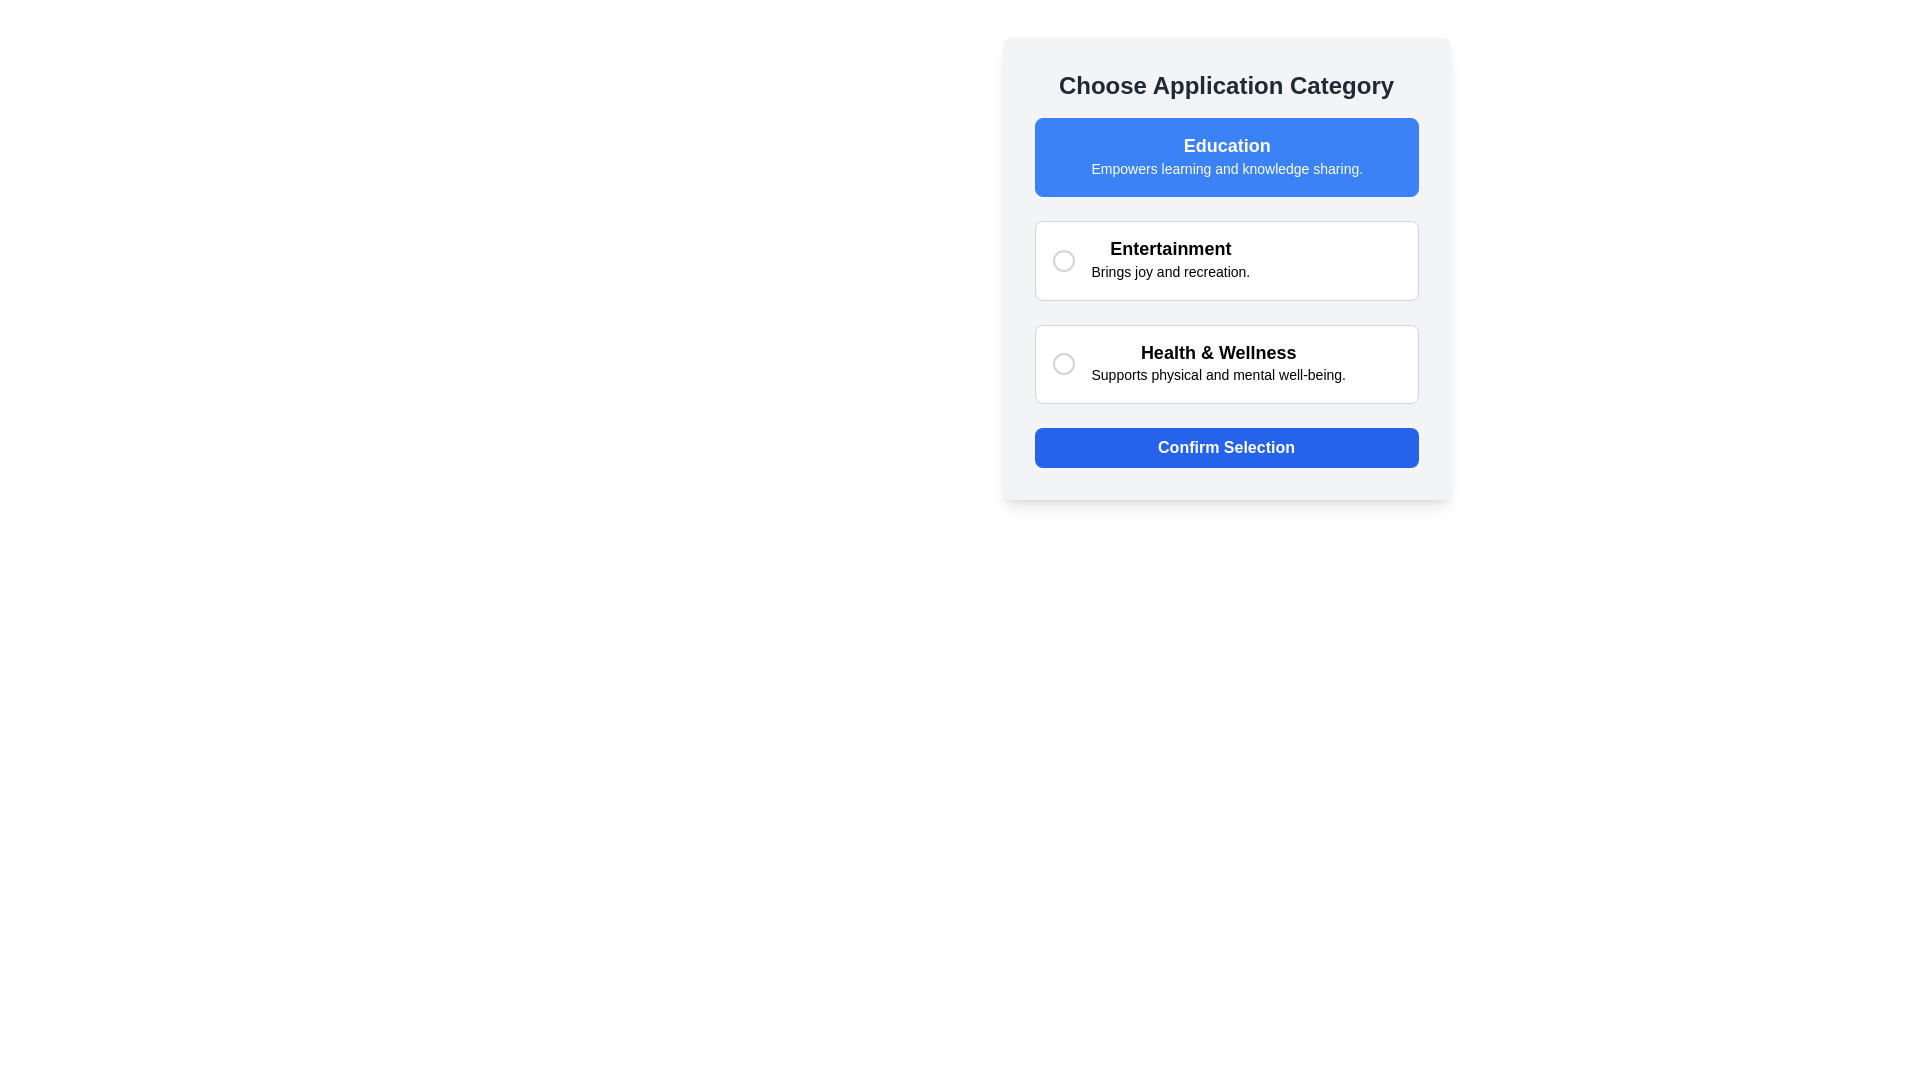 This screenshot has width=1920, height=1080. I want to click on the bold text label reading 'Health & Wellness' located in the middle section of the selectable card, positioned beneath a radio button and above the supplementary text, so click(1217, 351).